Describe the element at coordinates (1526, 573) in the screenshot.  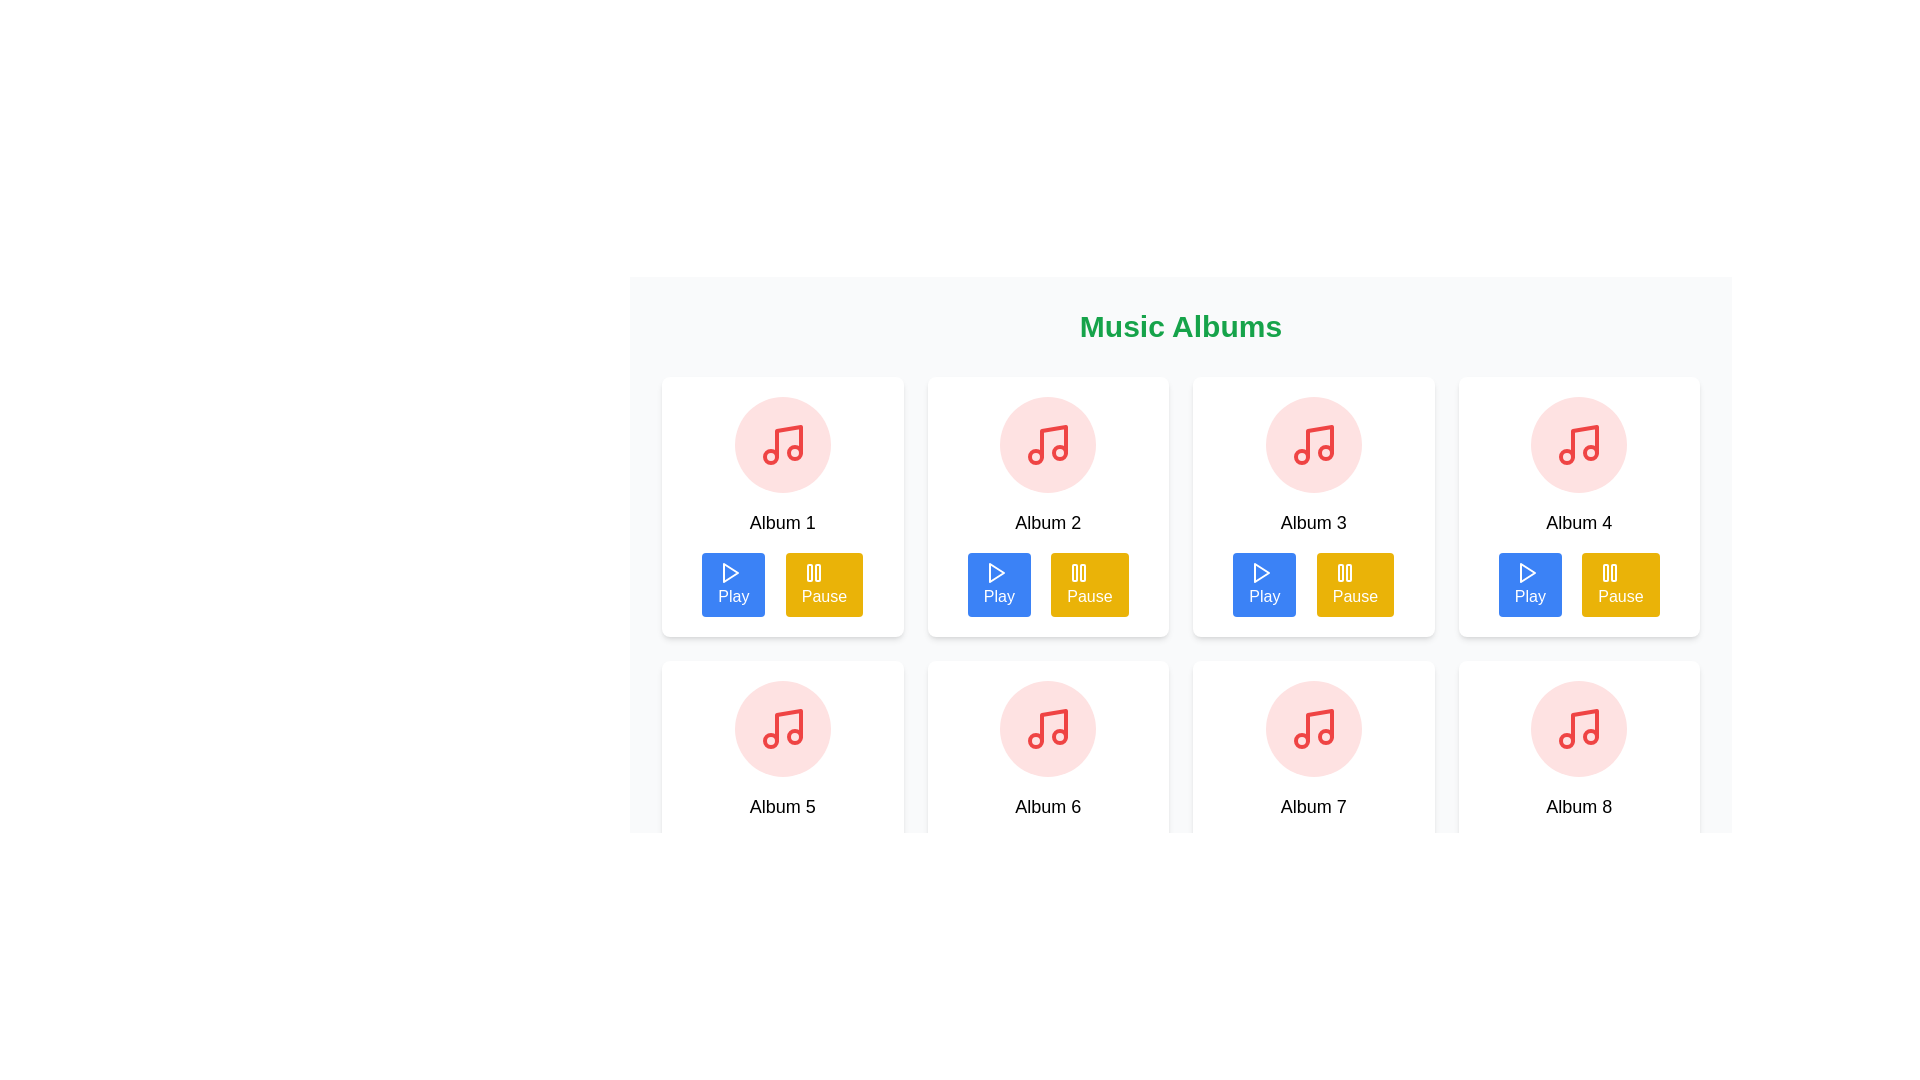
I see `the 'Play' button associated with 'Album 4' in the first row of the music album grid to initiate playback` at that location.